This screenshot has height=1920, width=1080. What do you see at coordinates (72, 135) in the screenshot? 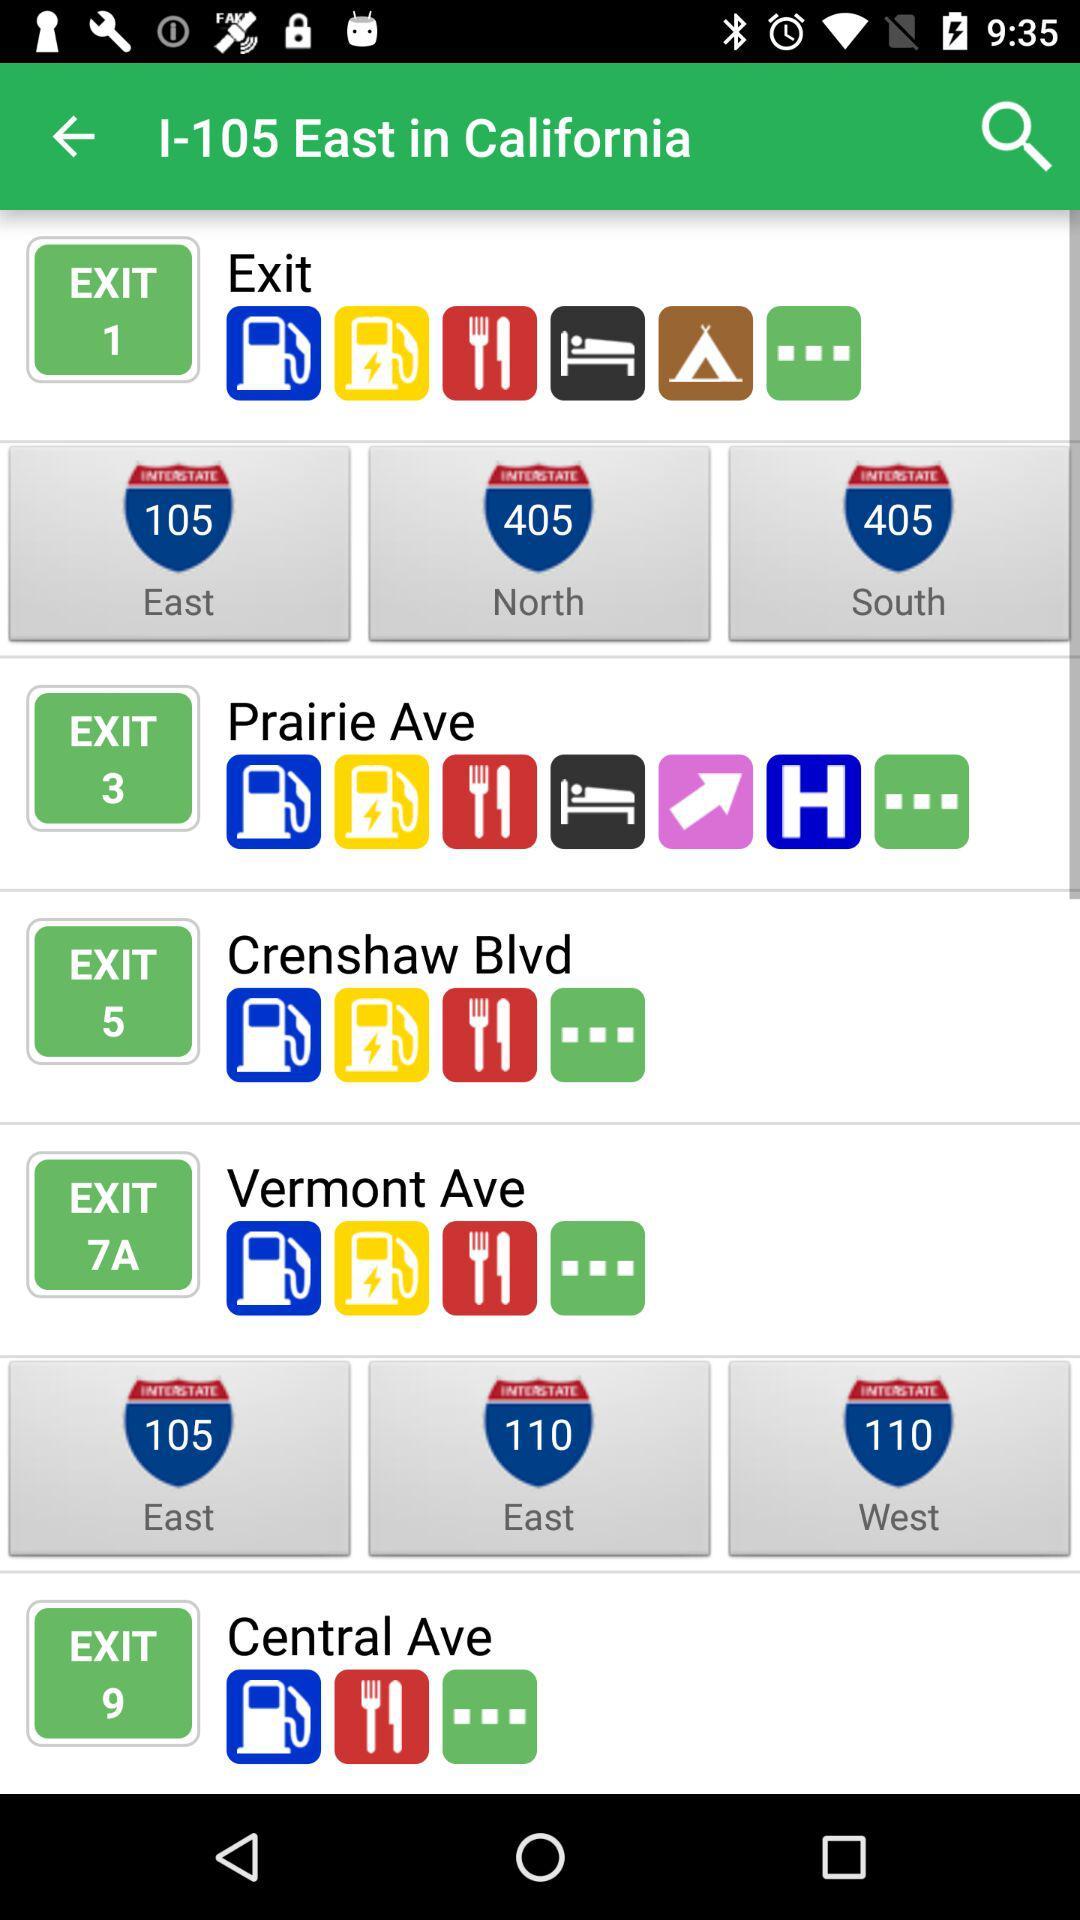
I see `item above exit item` at bounding box center [72, 135].